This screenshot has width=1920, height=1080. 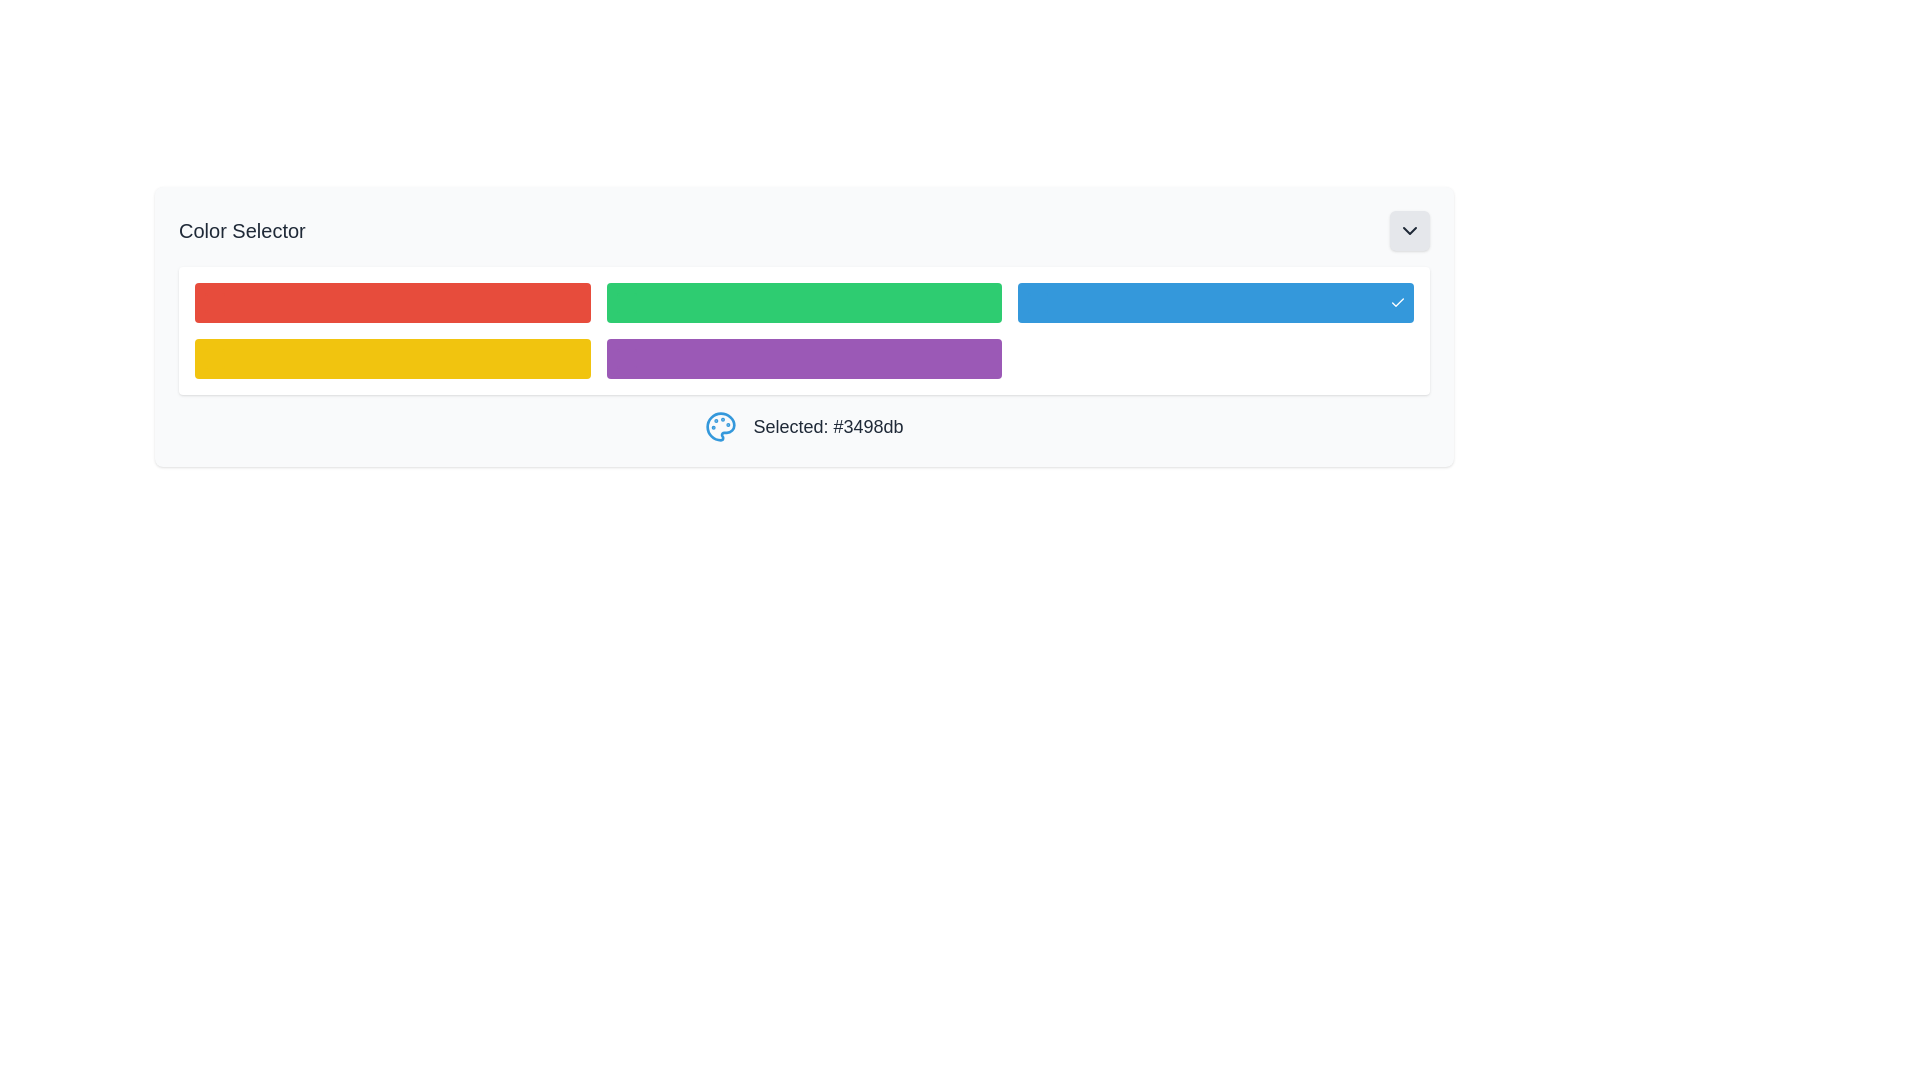 I want to click on the color selector button located in the second row and second column of the grid layout, so click(x=804, y=357).